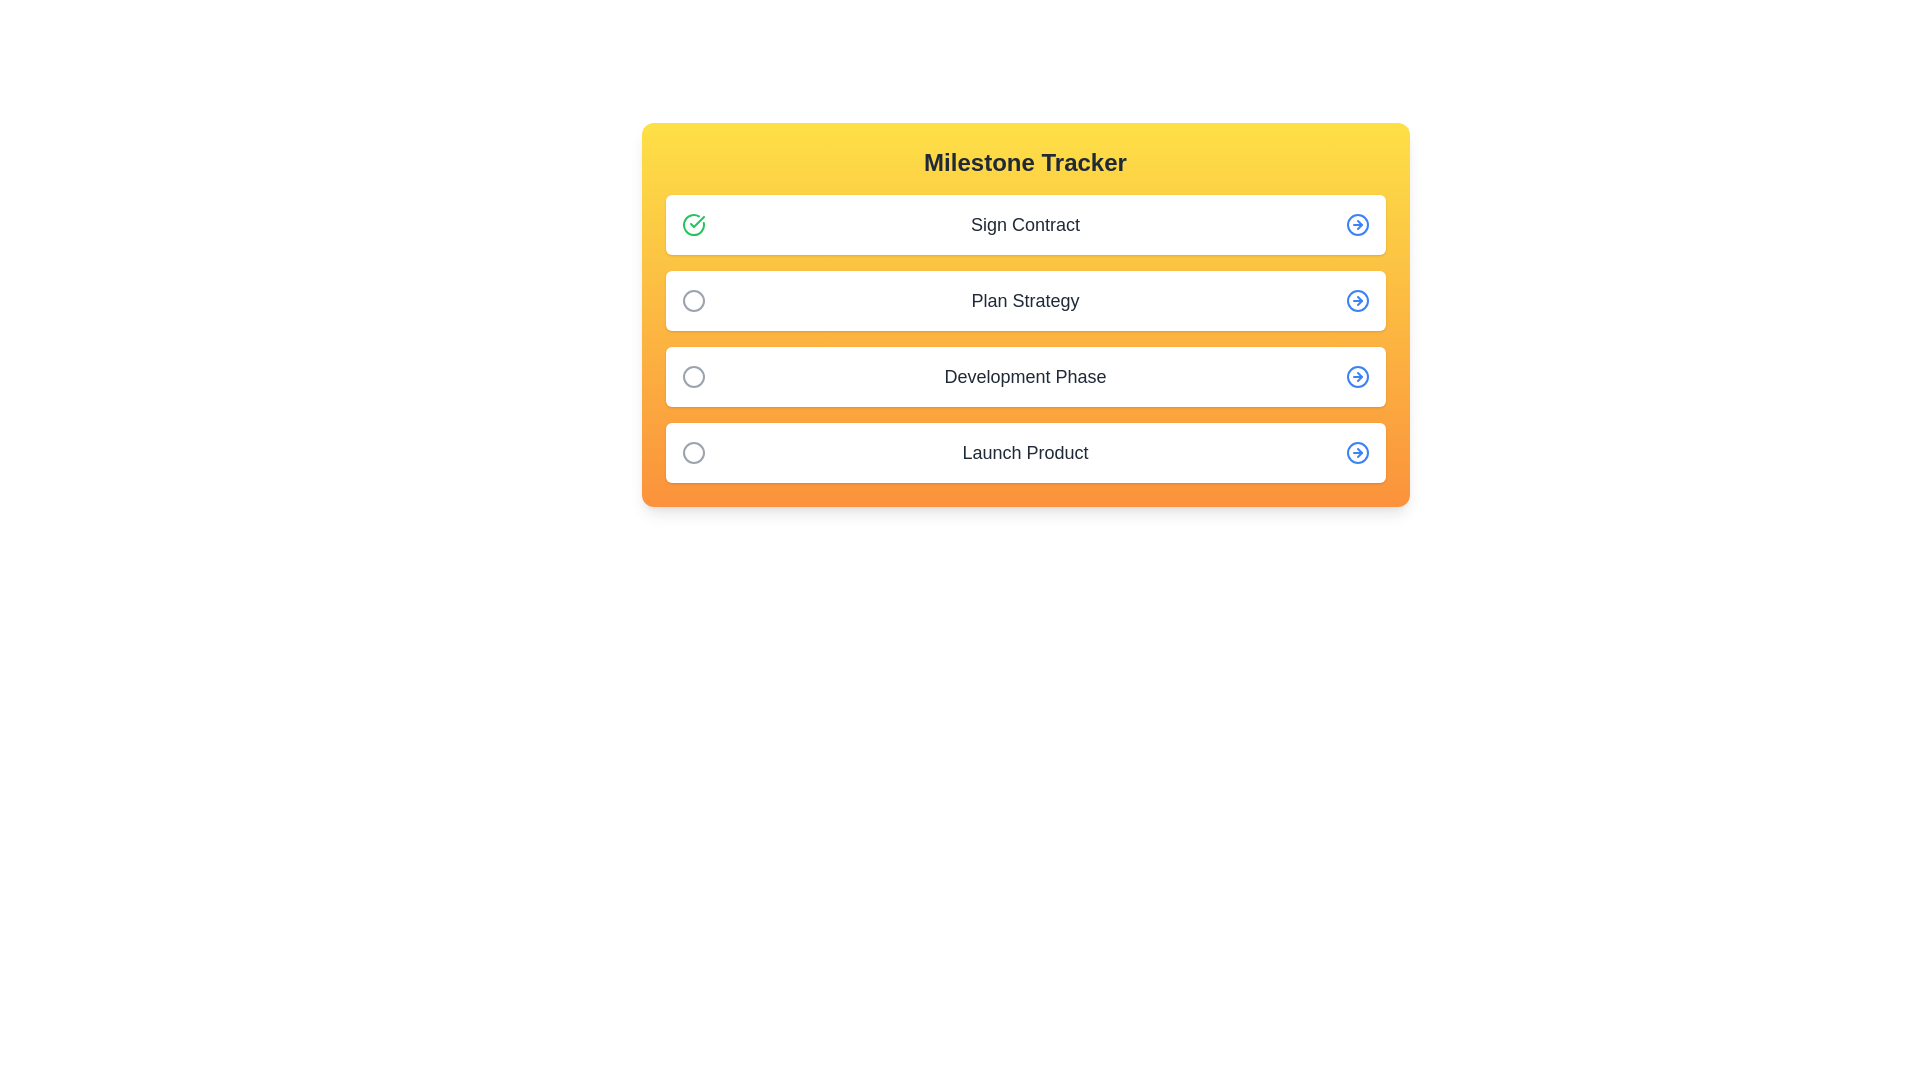  Describe the element at coordinates (1357, 452) in the screenshot. I see `the blue circular icon with a white arrow pointing to the right, located` at that location.